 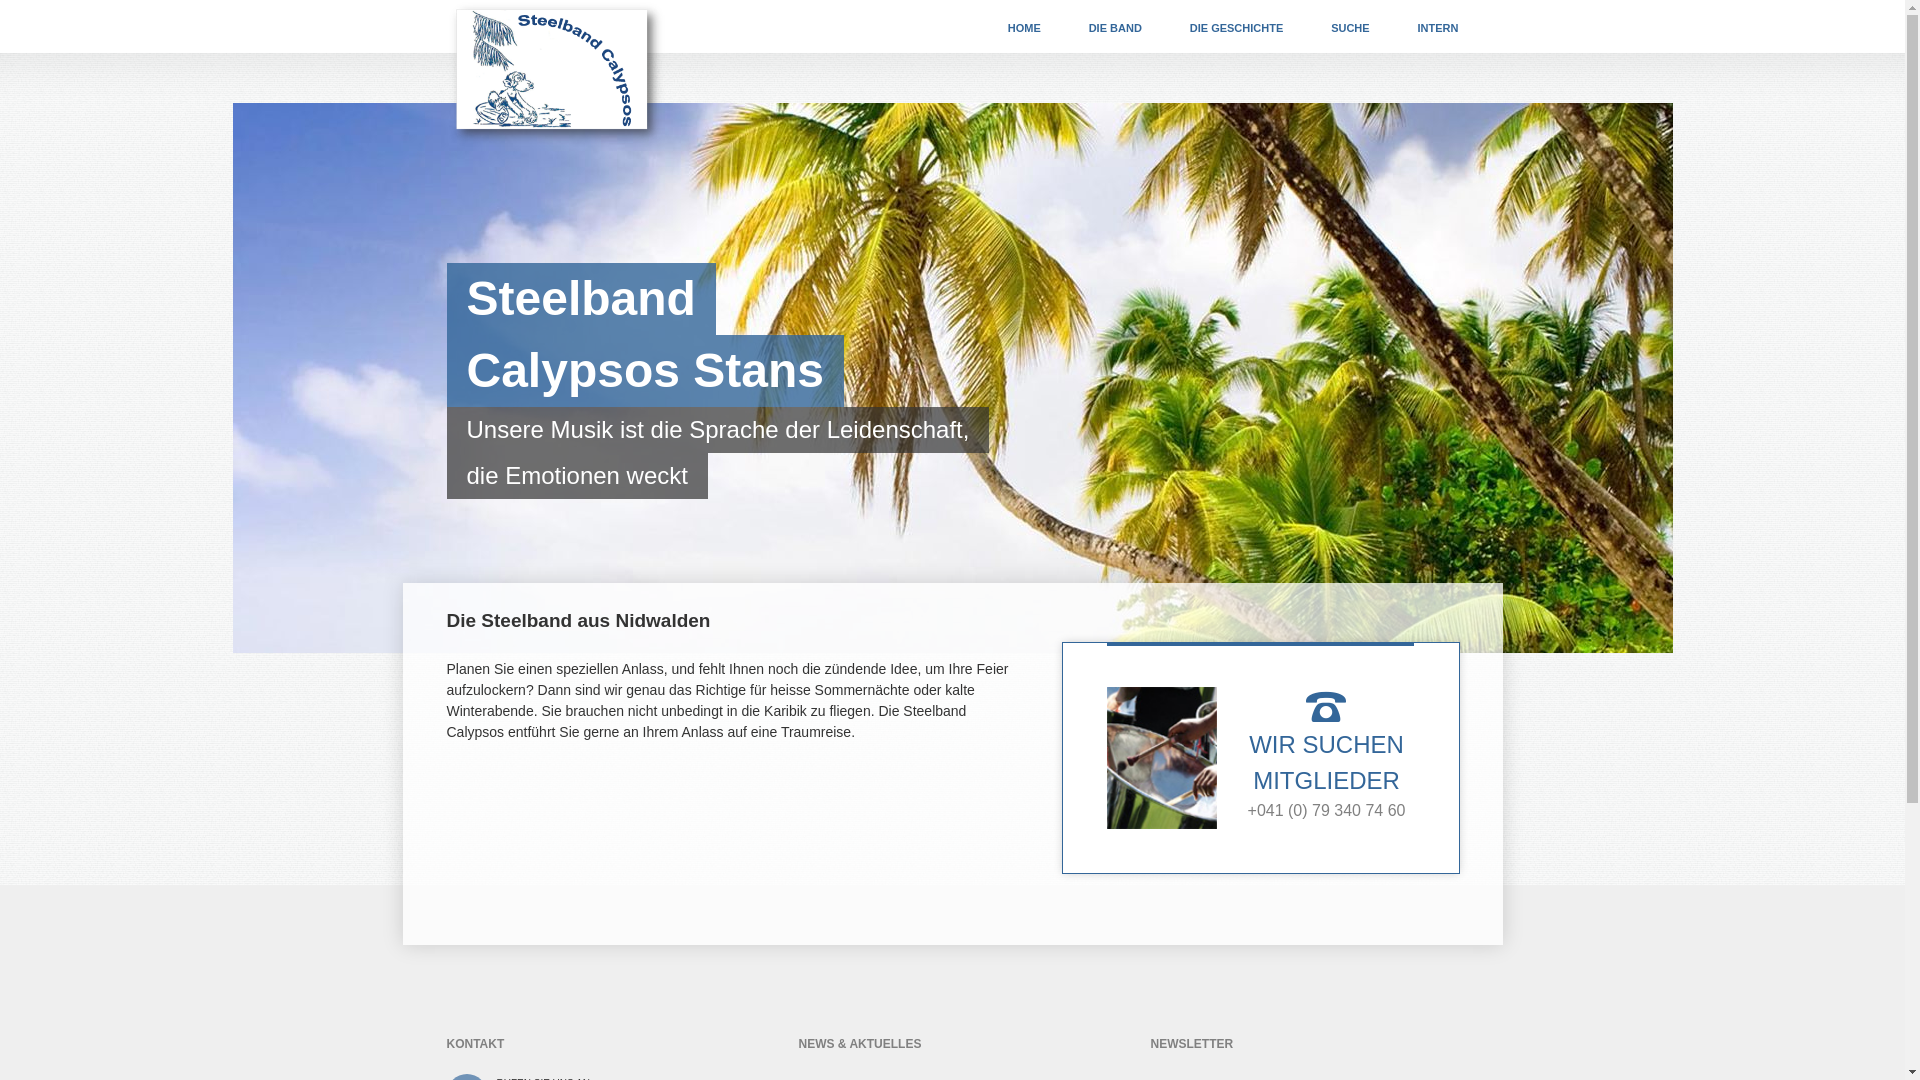 I want to click on 'HOME', so click(x=1024, y=26).